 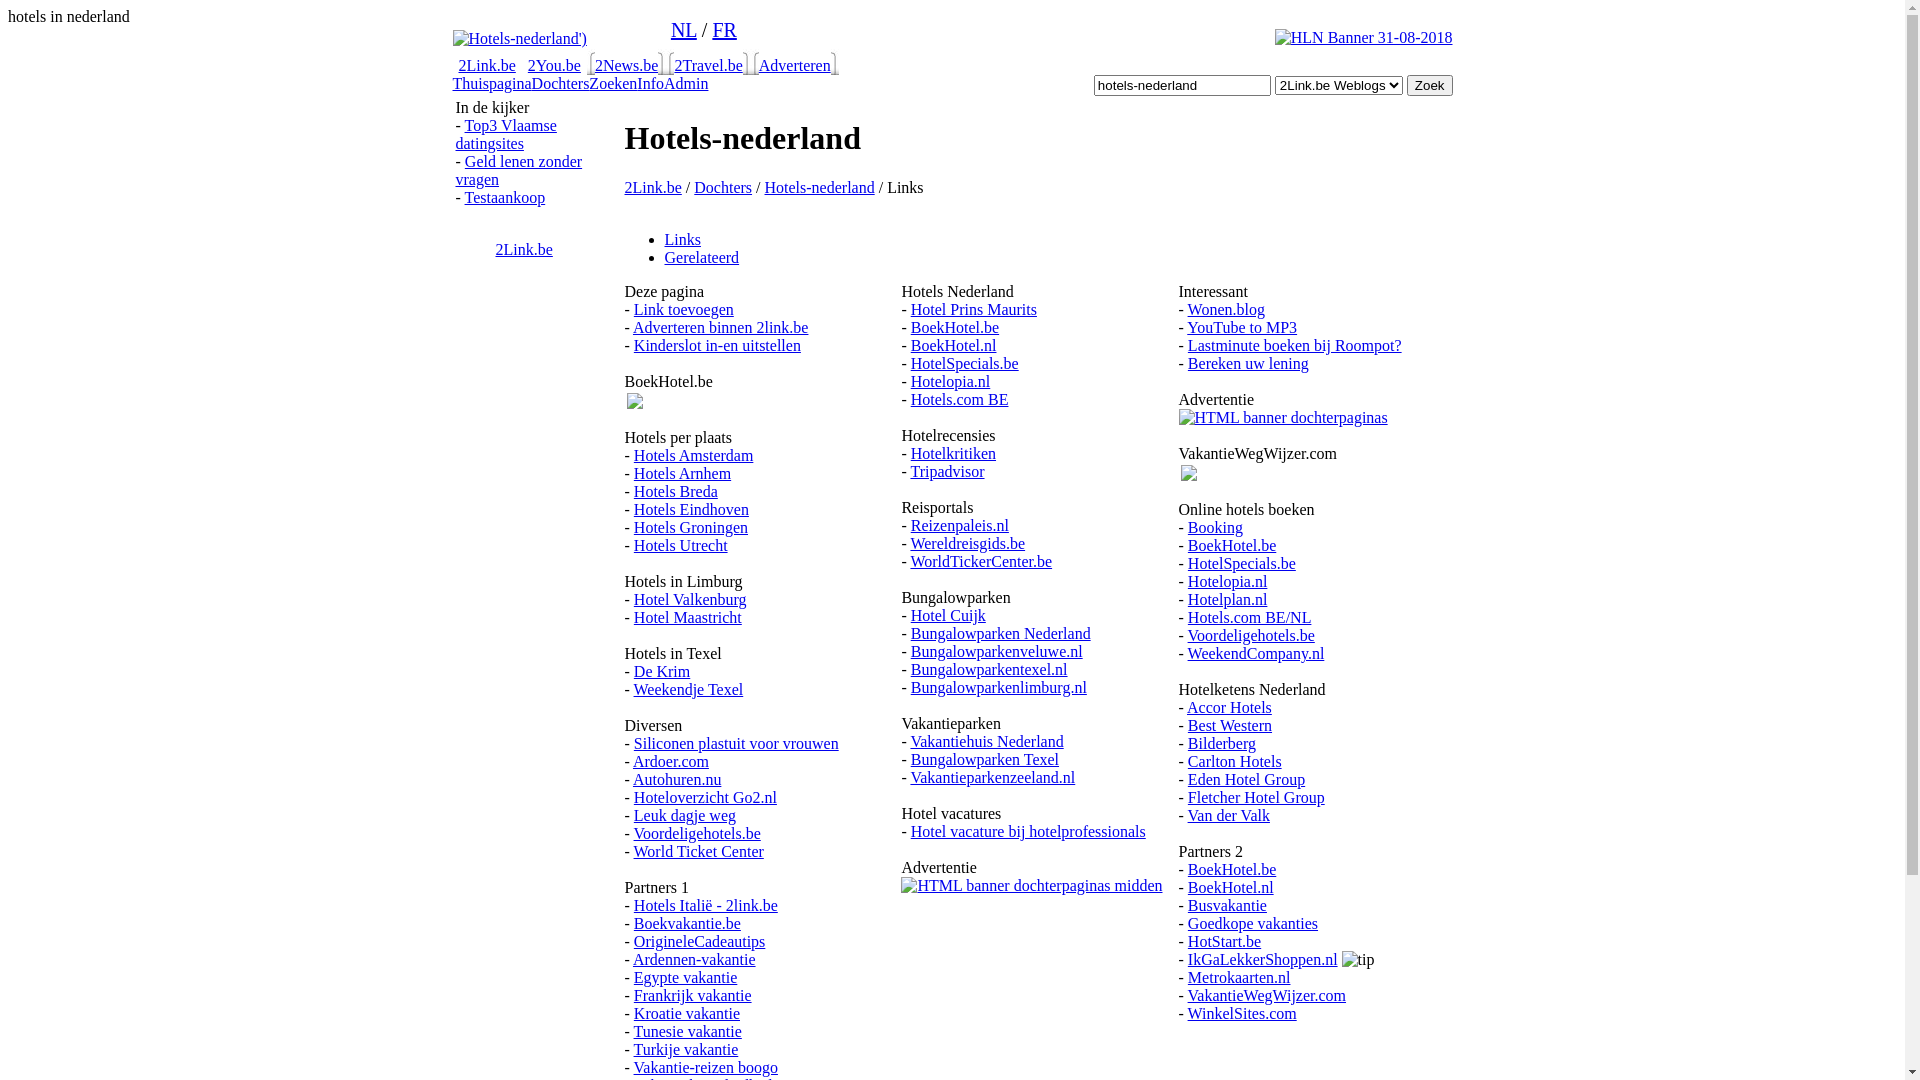 I want to click on 'Frankrijk vakantie', so click(x=692, y=995).